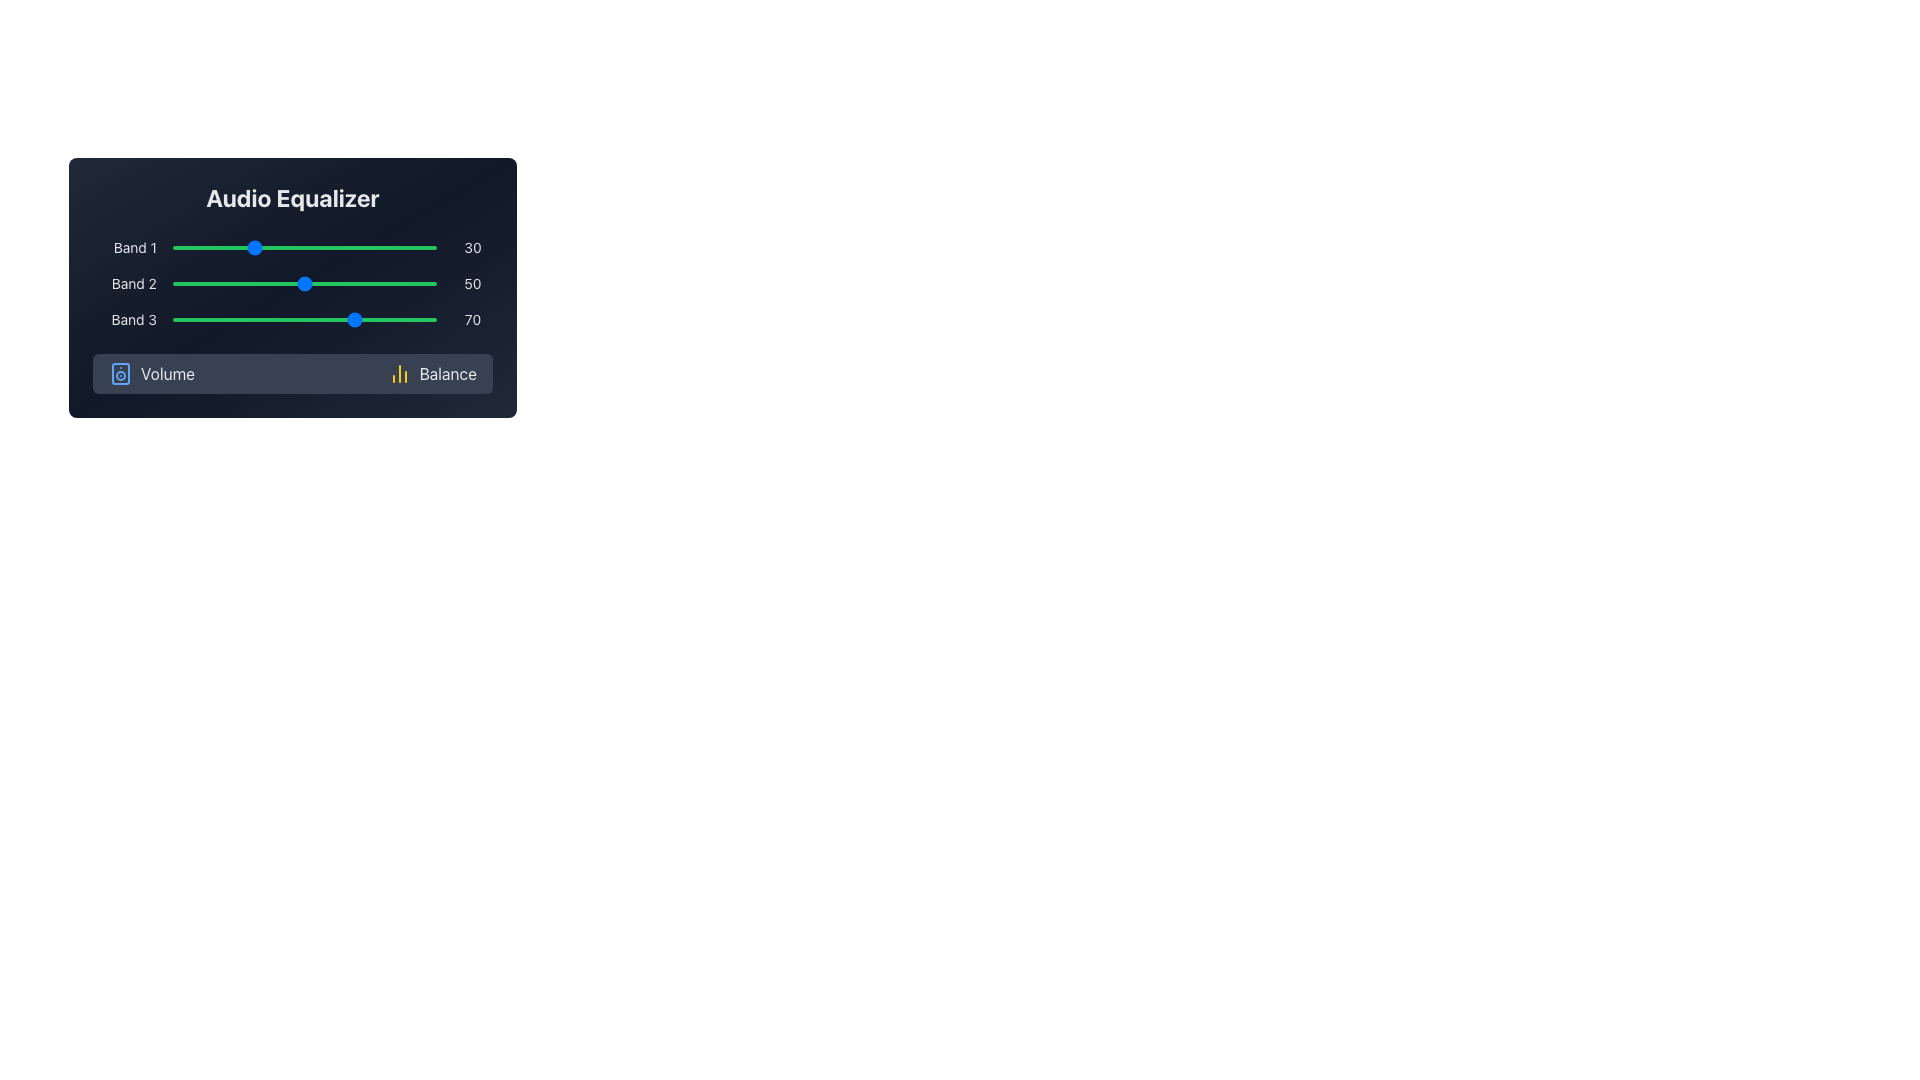 The width and height of the screenshot is (1920, 1080). What do you see at coordinates (180, 246) in the screenshot?
I see `Band 1 equalizer value` at bounding box center [180, 246].